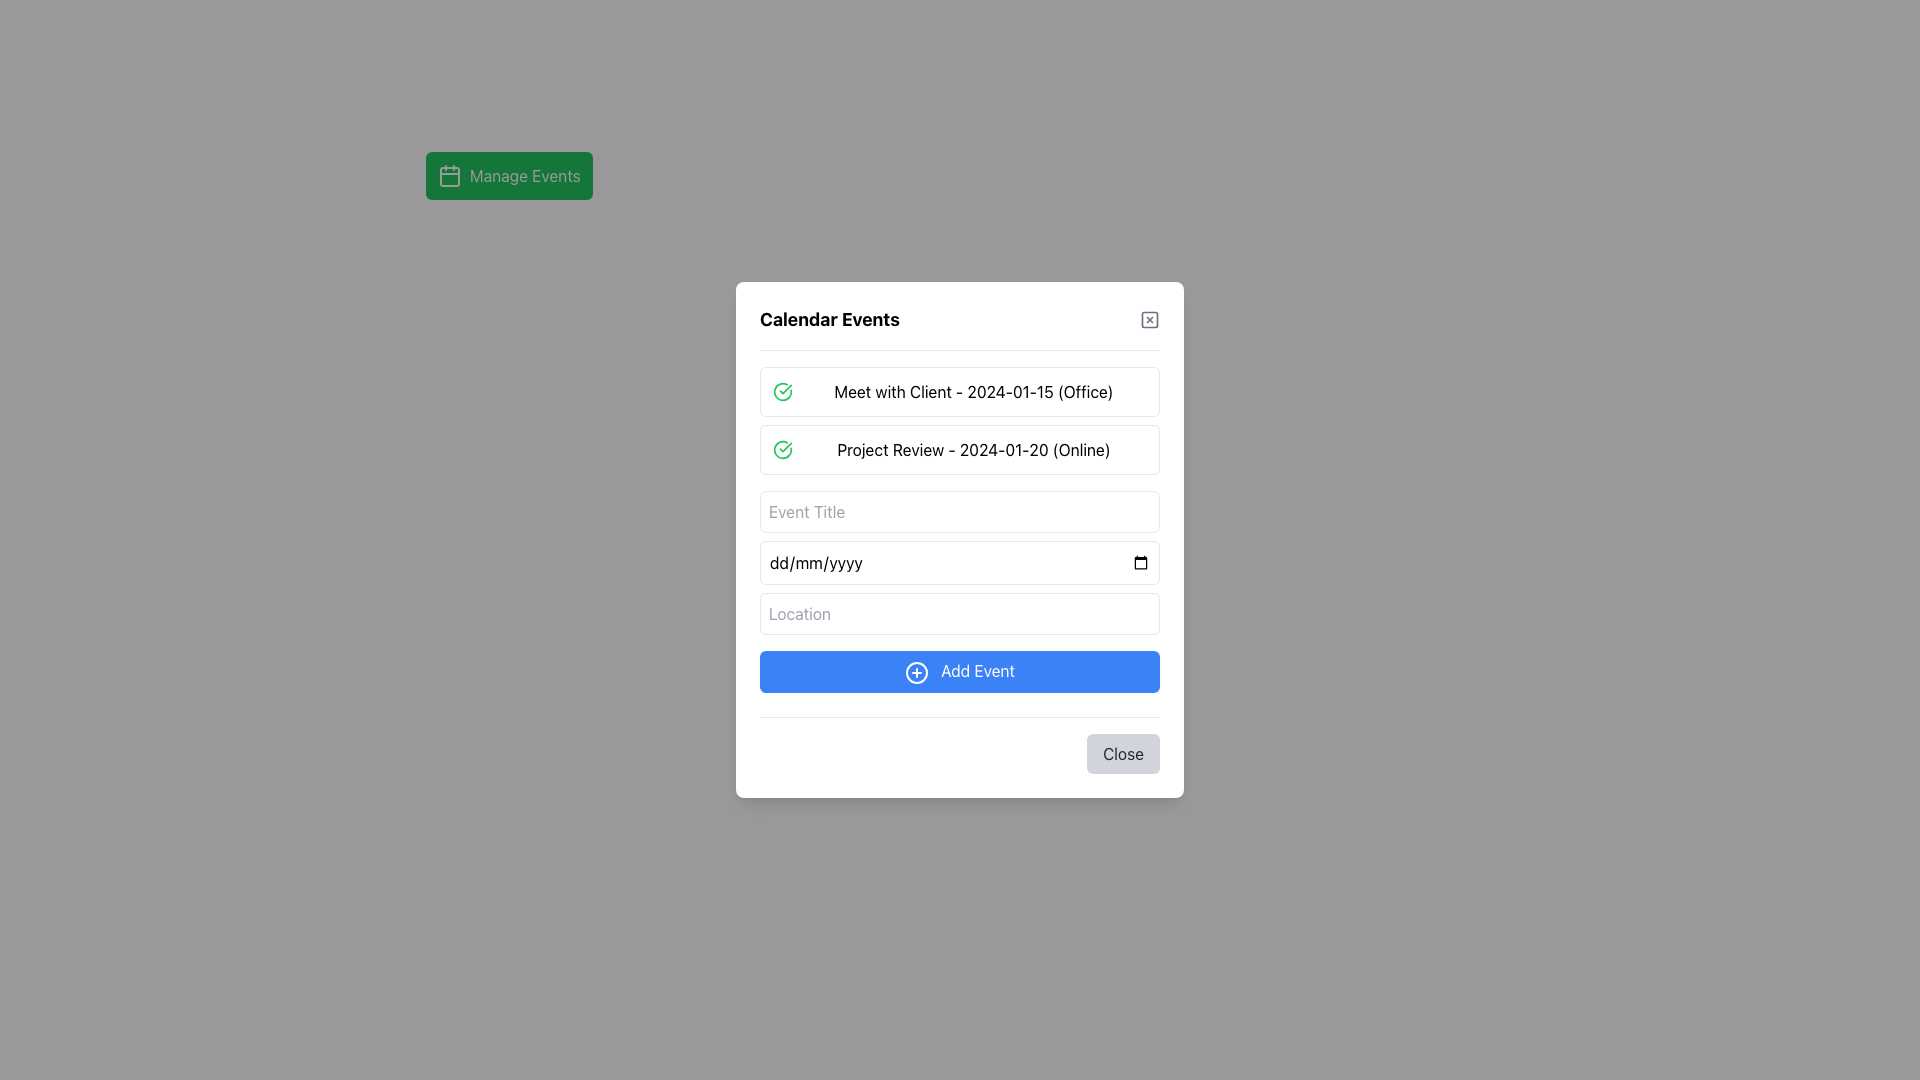 Image resolution: width=1920 pixels, height=1080 pixels. Describe the element at coordinates (1123, 753) in the screenshot. I see `the 'Close' button located at the bottom-right corner of the modal dialog` at that location.